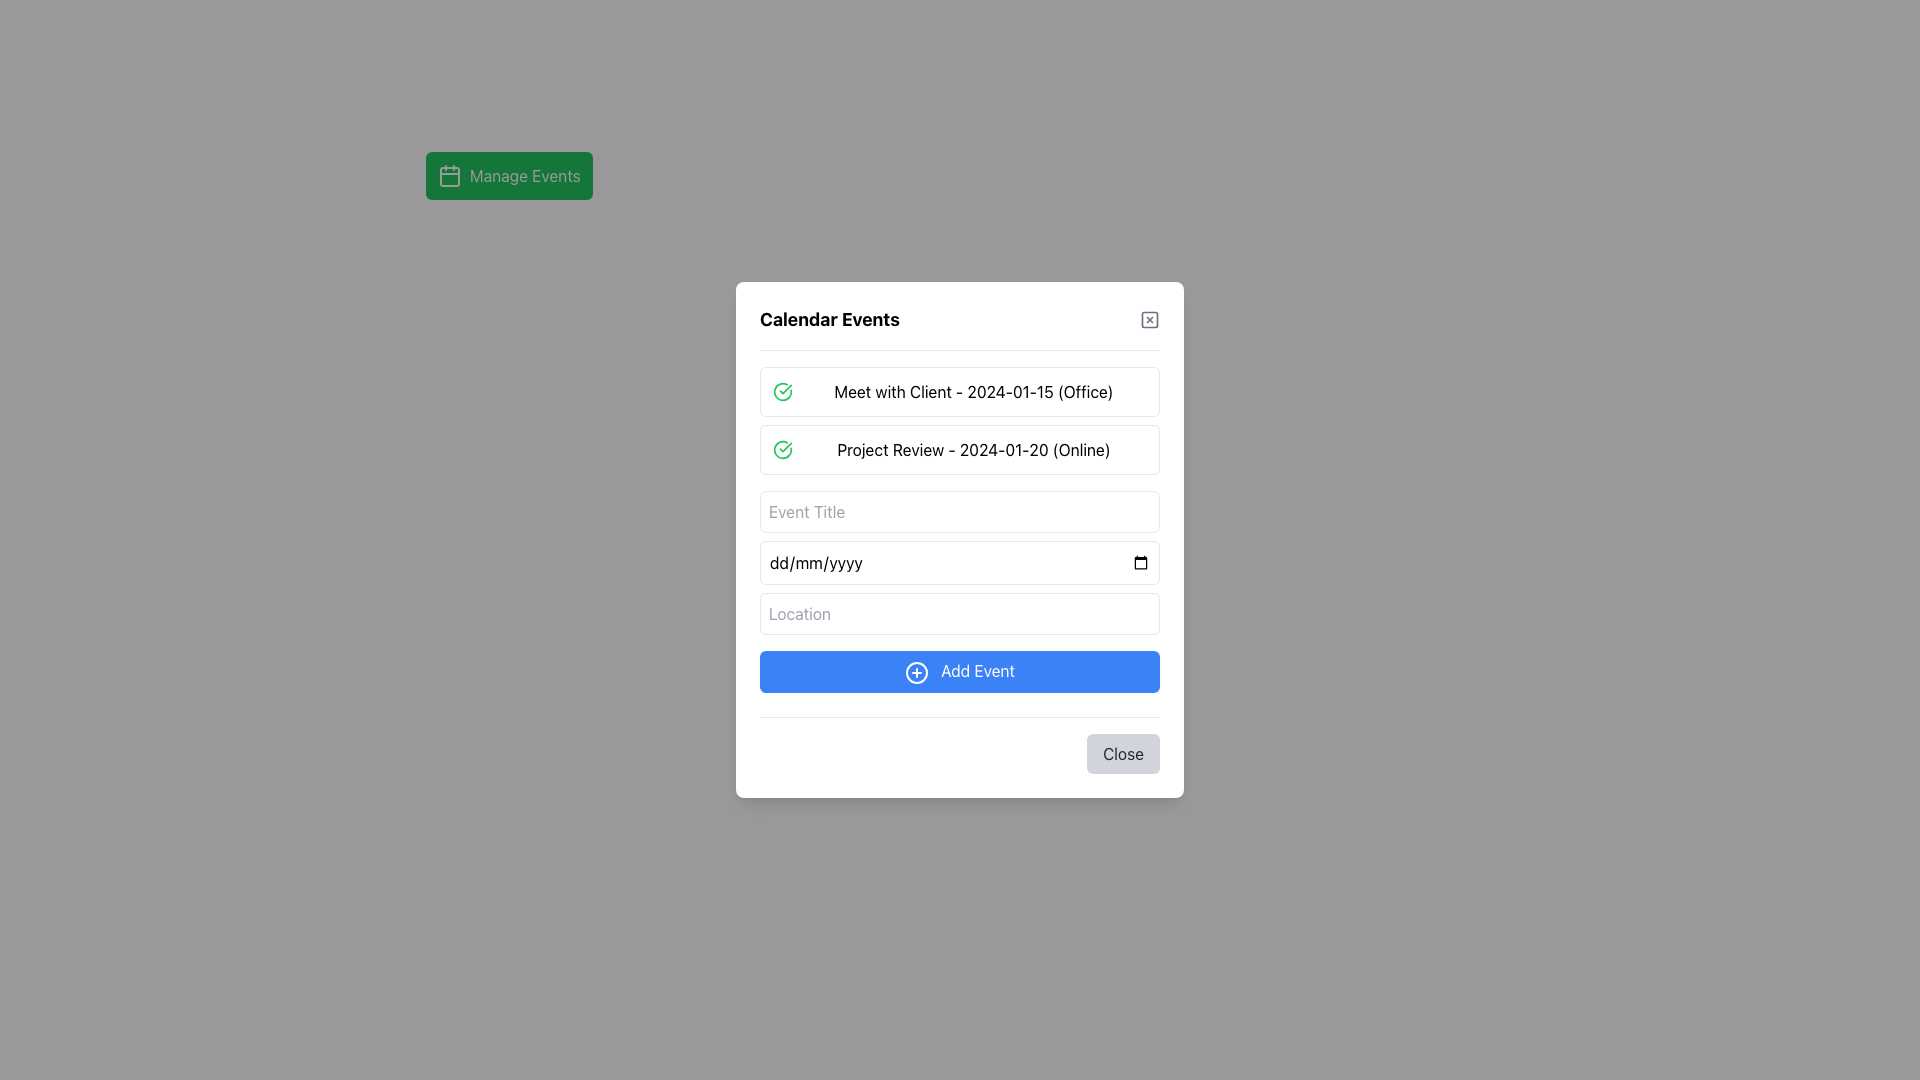 Image resolution: width=1920 pixels, height=1080 pixels. Describe the element at coordinates (1123, 753) in the screenshot. I see `the 'Close' button located at the bottom-right corner of the modal dialog` at that location.